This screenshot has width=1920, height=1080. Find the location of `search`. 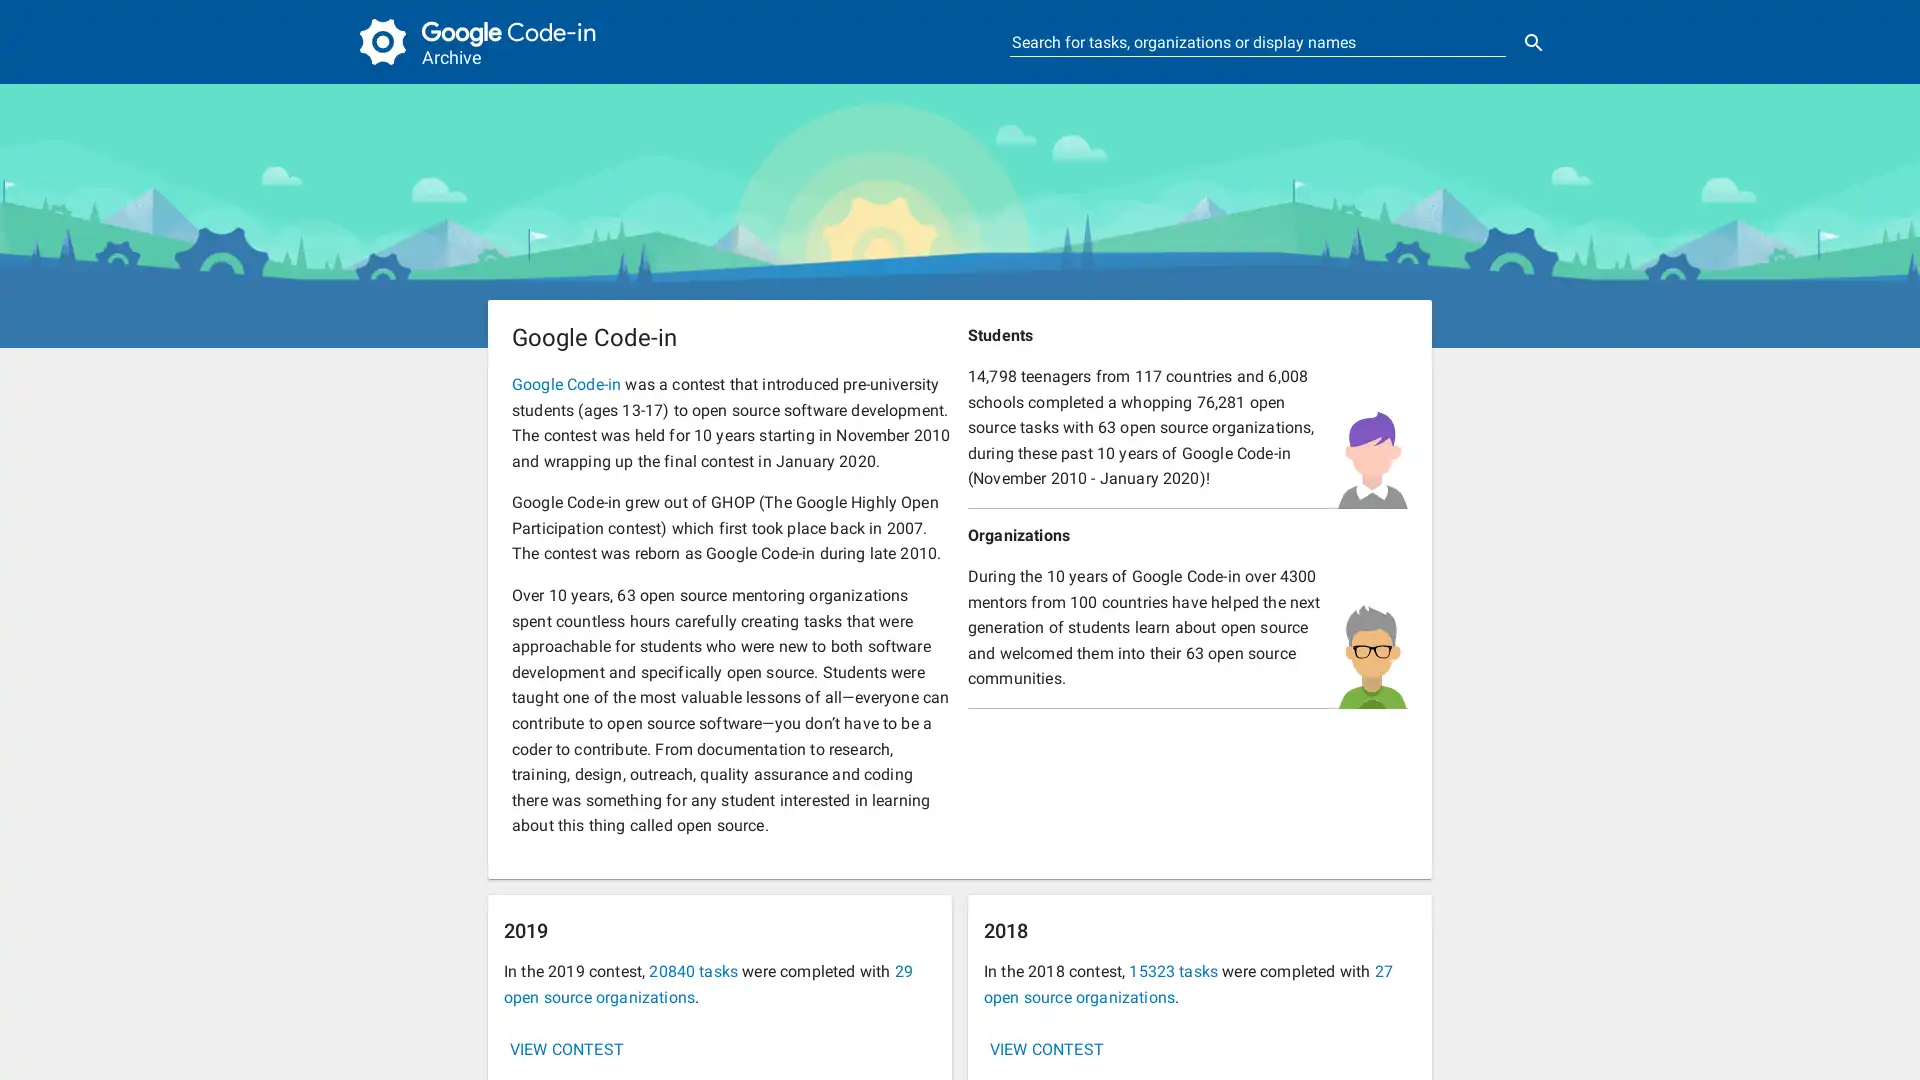

search is located at coordinates (1533, 42).